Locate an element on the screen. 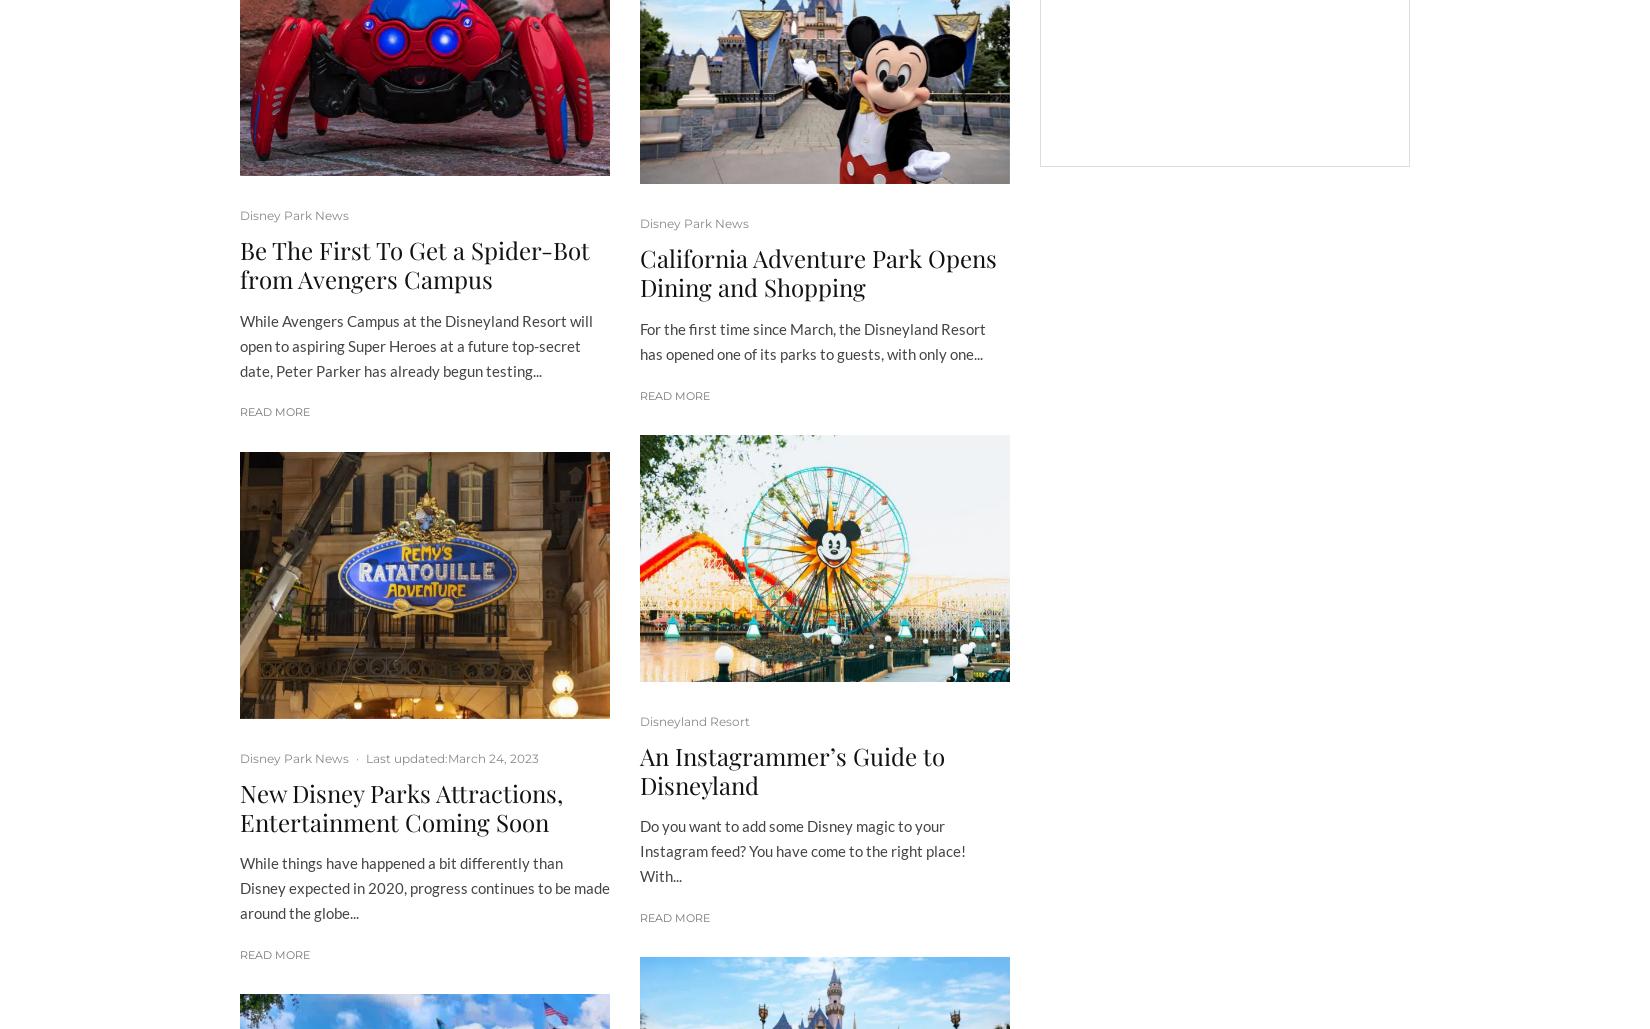  'While things have happened a bit differently than Disney expected in 2020, progress continues to be made around the globe...' is located at coordinates (424, 888).